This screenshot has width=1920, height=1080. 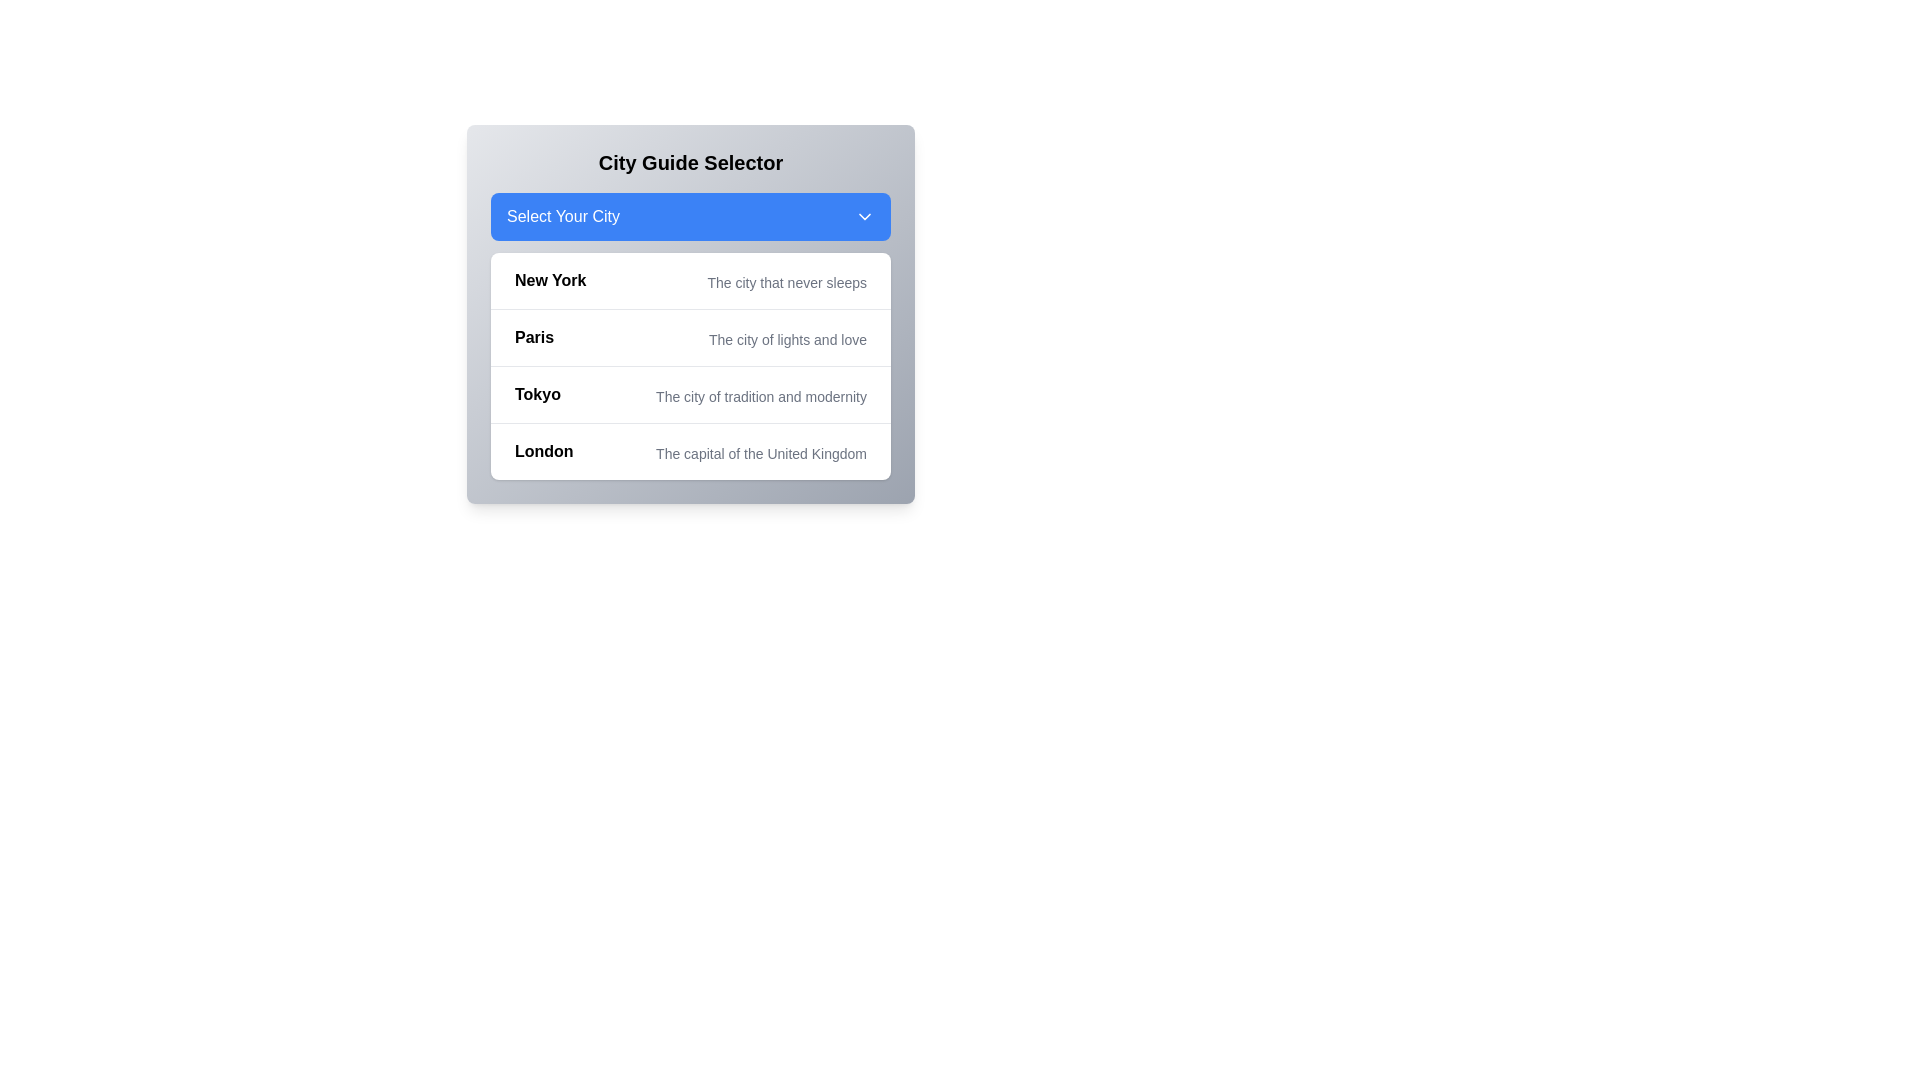 What do you see at coordinates (691, 161) in the screenshot?
I see `the Static text header labeled 'City Guide Selector', which is prominently displayed in a bold, extra-large font at the top of the card layout` at bounding box center [691, 161].